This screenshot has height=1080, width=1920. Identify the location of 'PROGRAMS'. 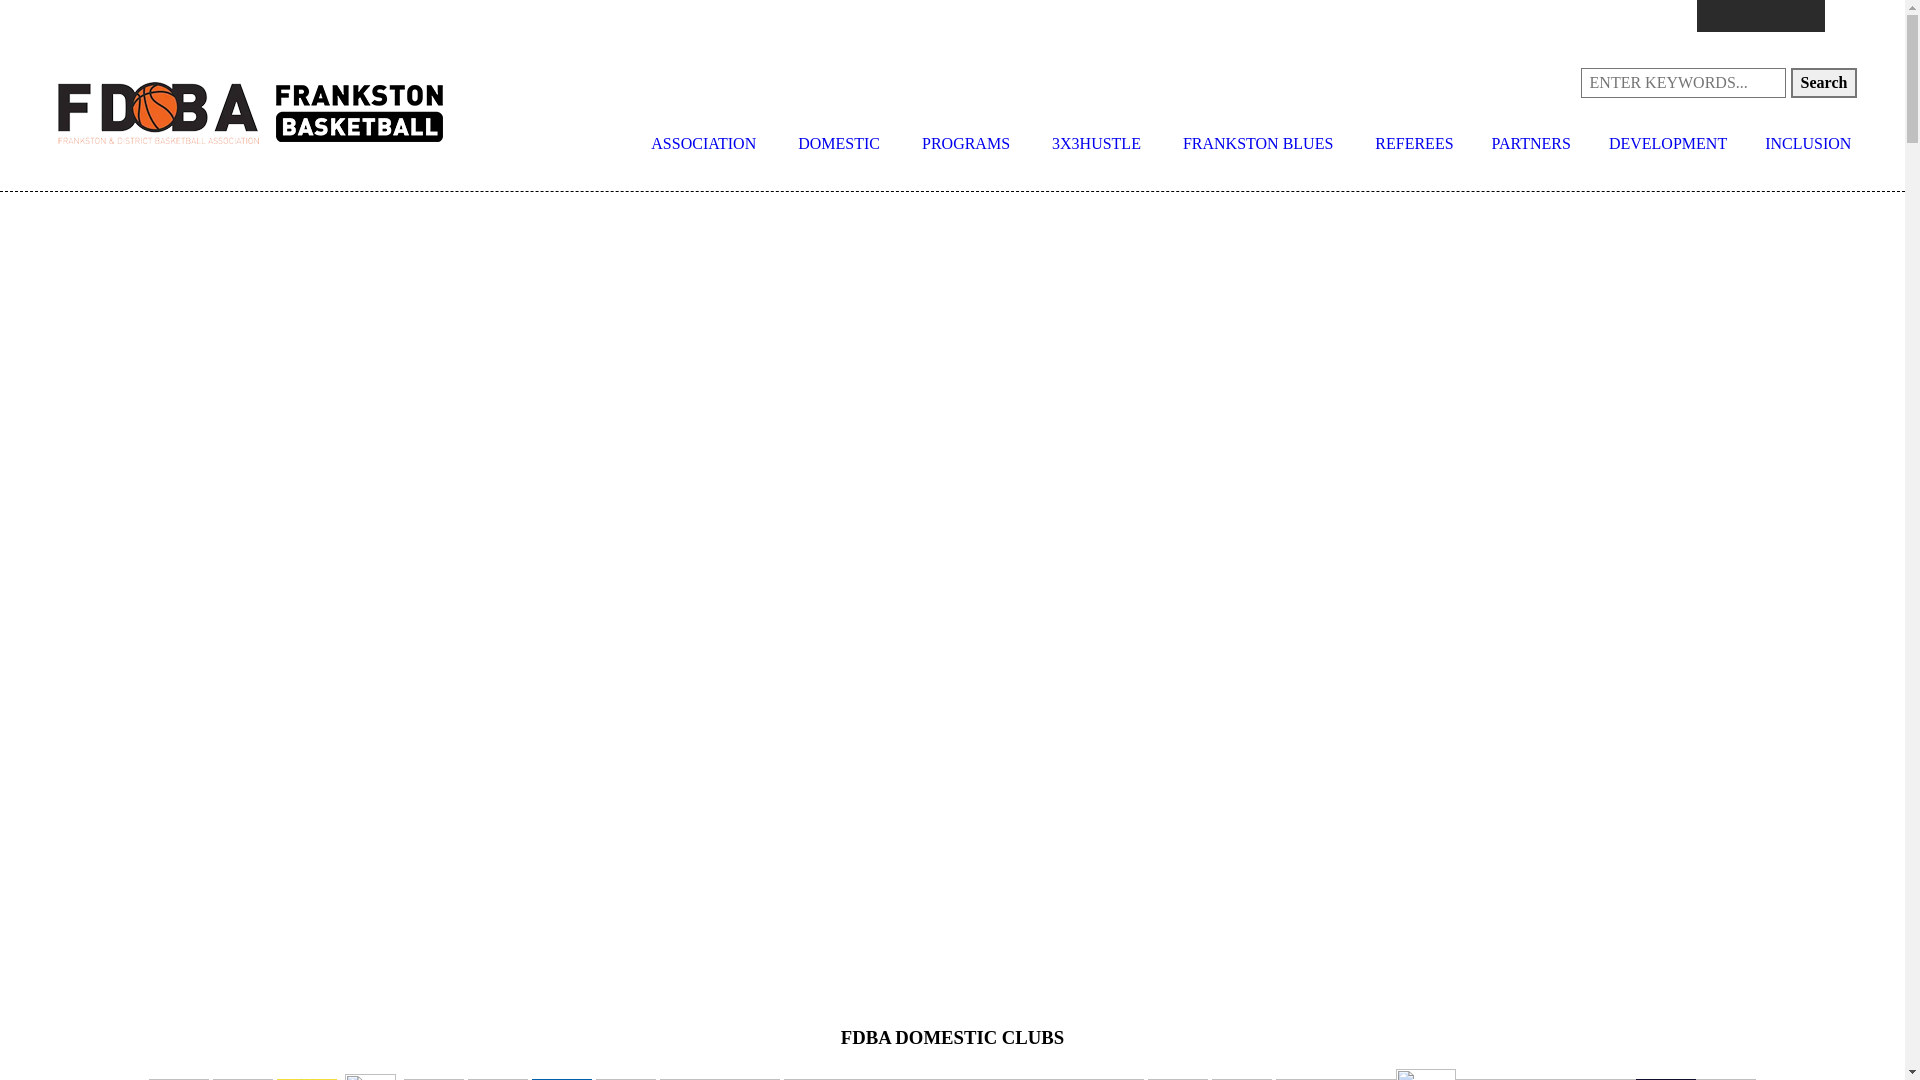
(915, 142).